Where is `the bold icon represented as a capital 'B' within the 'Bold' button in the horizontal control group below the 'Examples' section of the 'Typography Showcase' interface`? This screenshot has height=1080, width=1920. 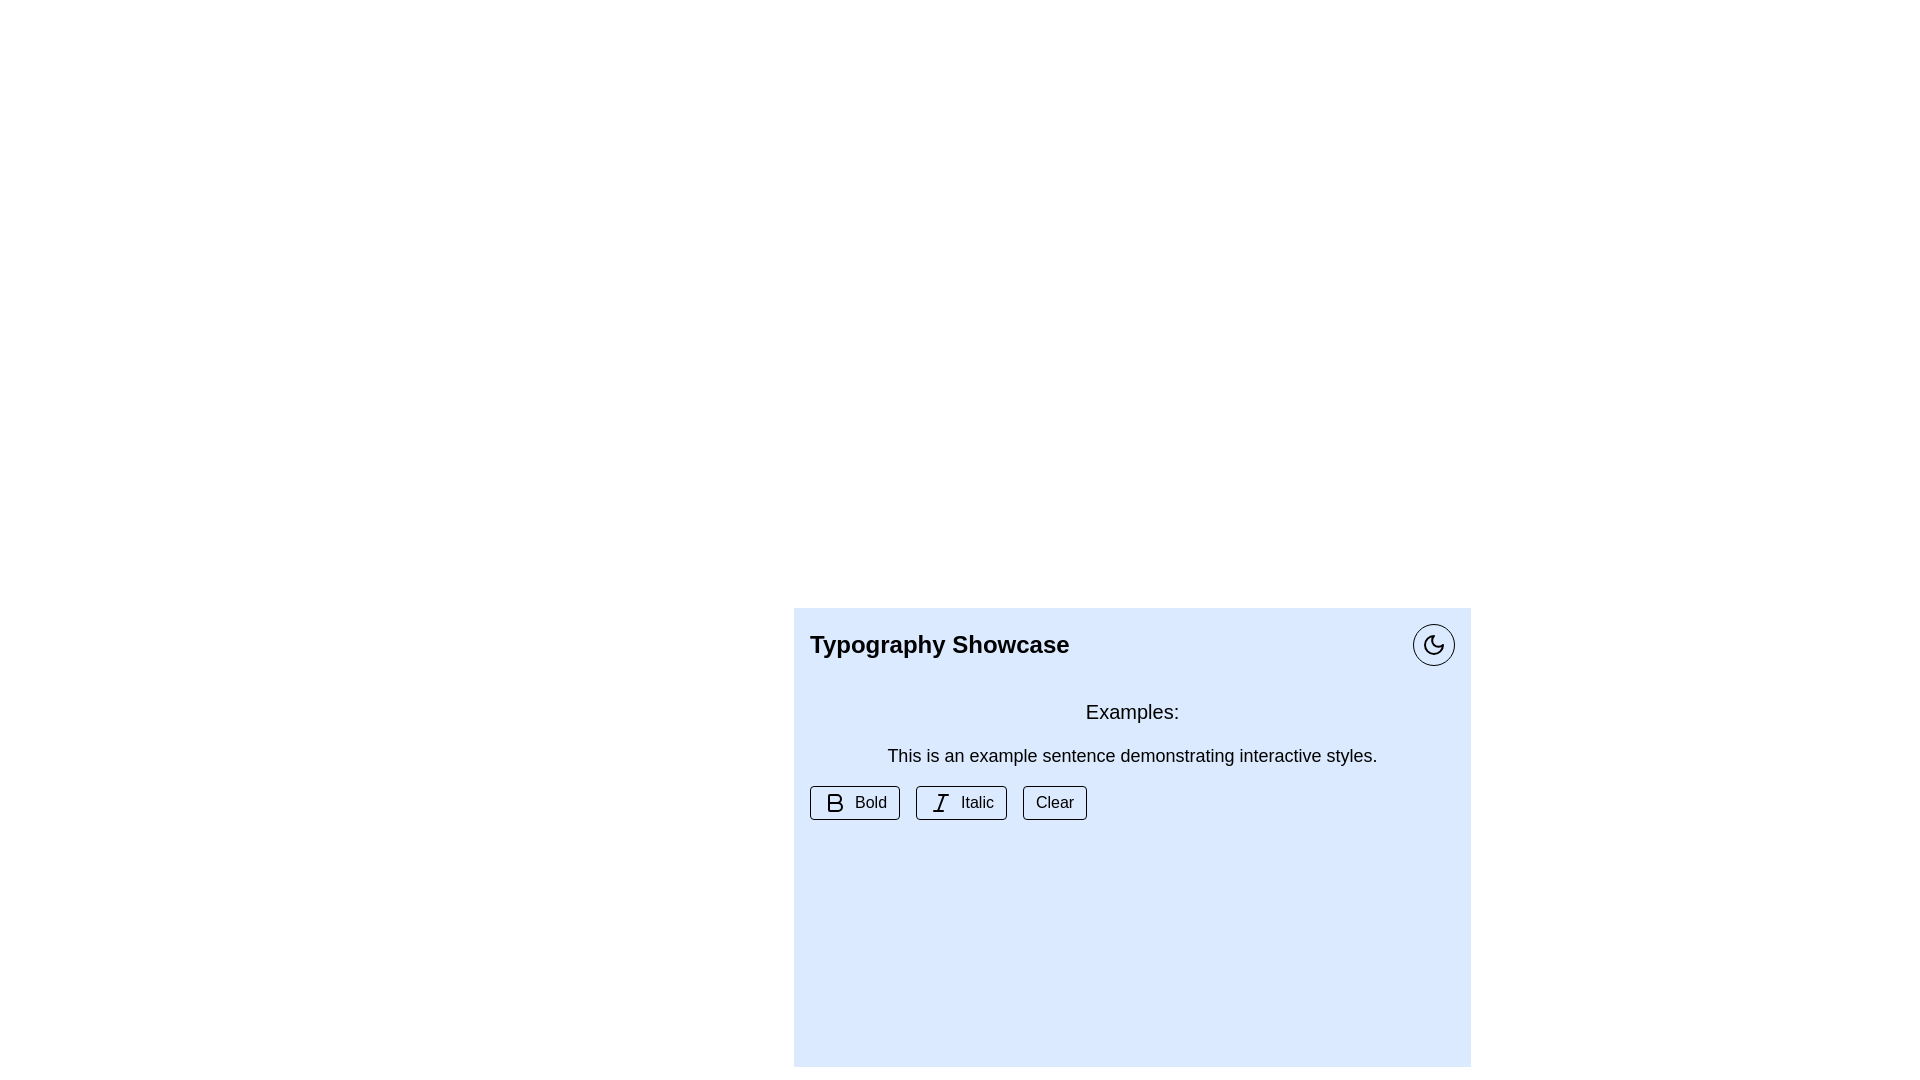
the bold icon represented as a capital 'B' within the 'Bold' button in the horizontal control group below the 'Examples' section of the 'Typography Showcase' interface is located at coordinates (835, 801).